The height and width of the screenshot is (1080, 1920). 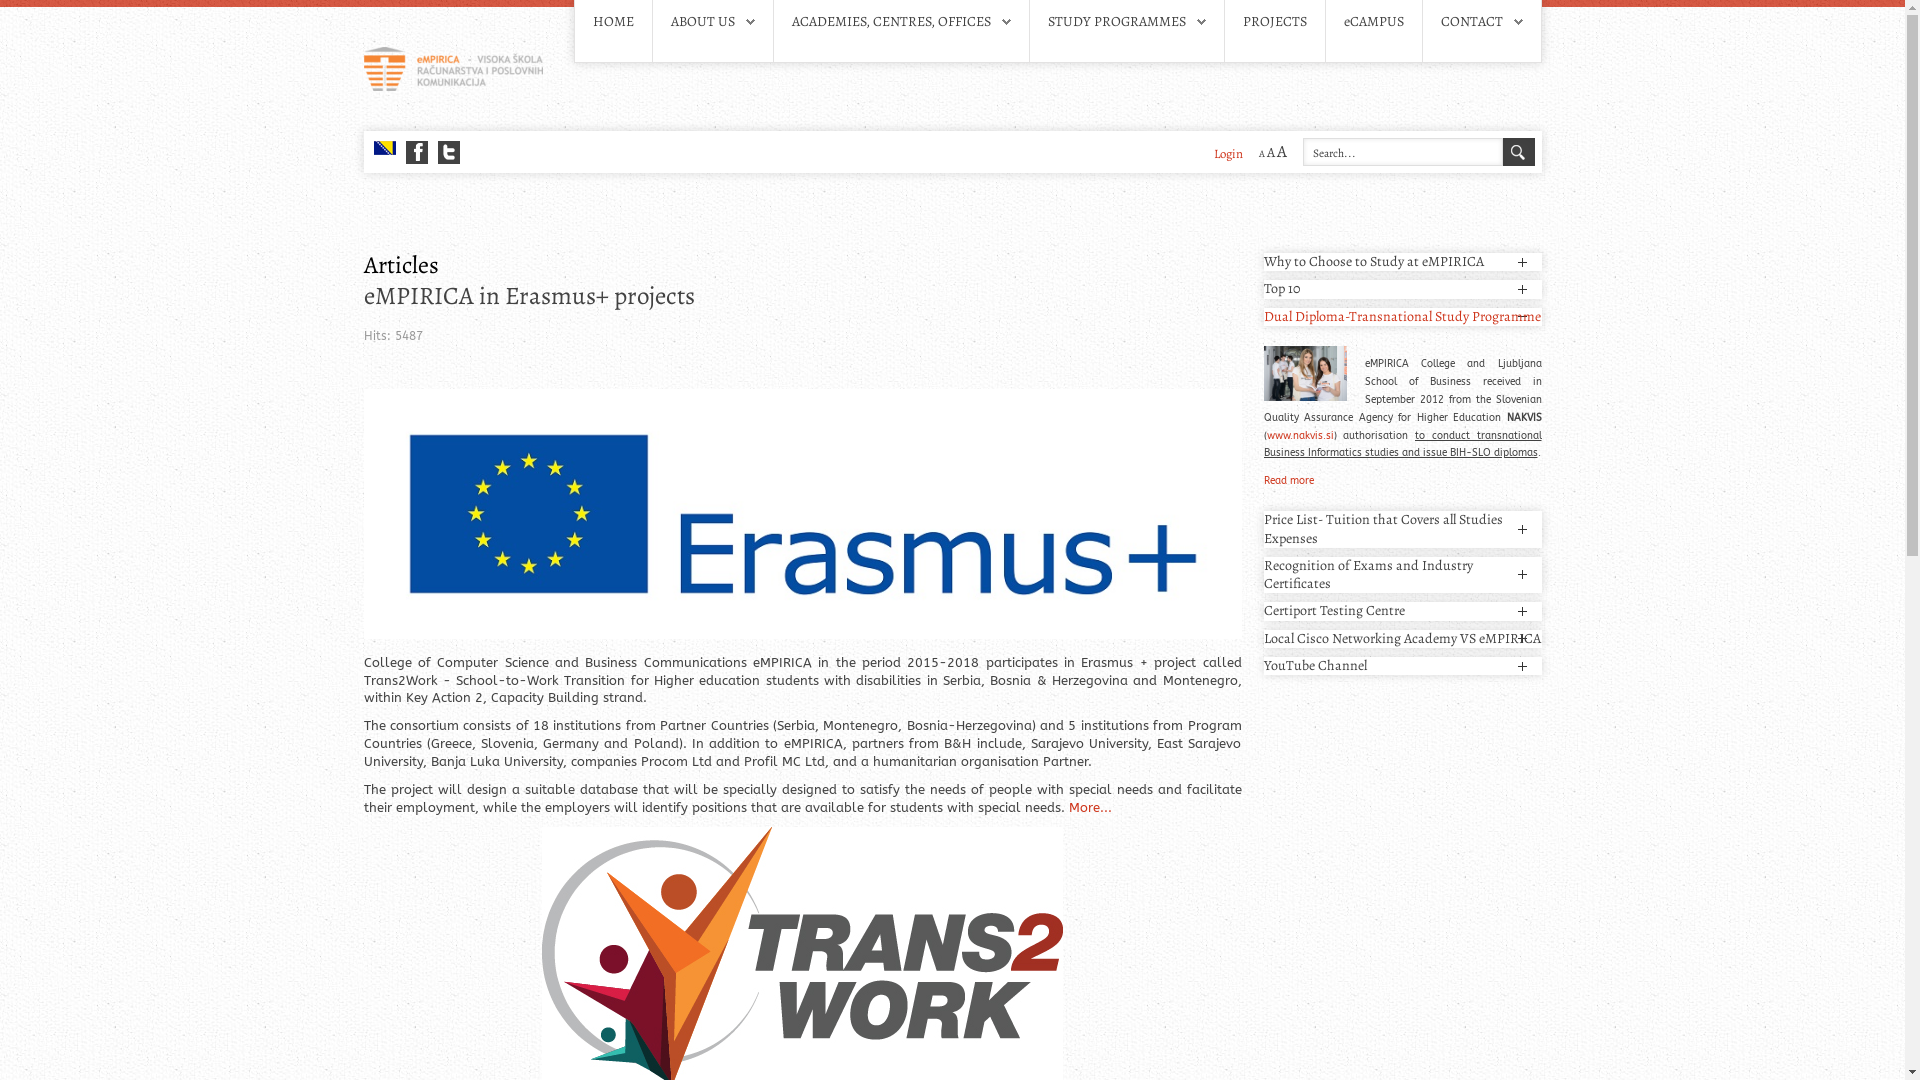 I want to click on 'A', so click(x=1269, y=151).